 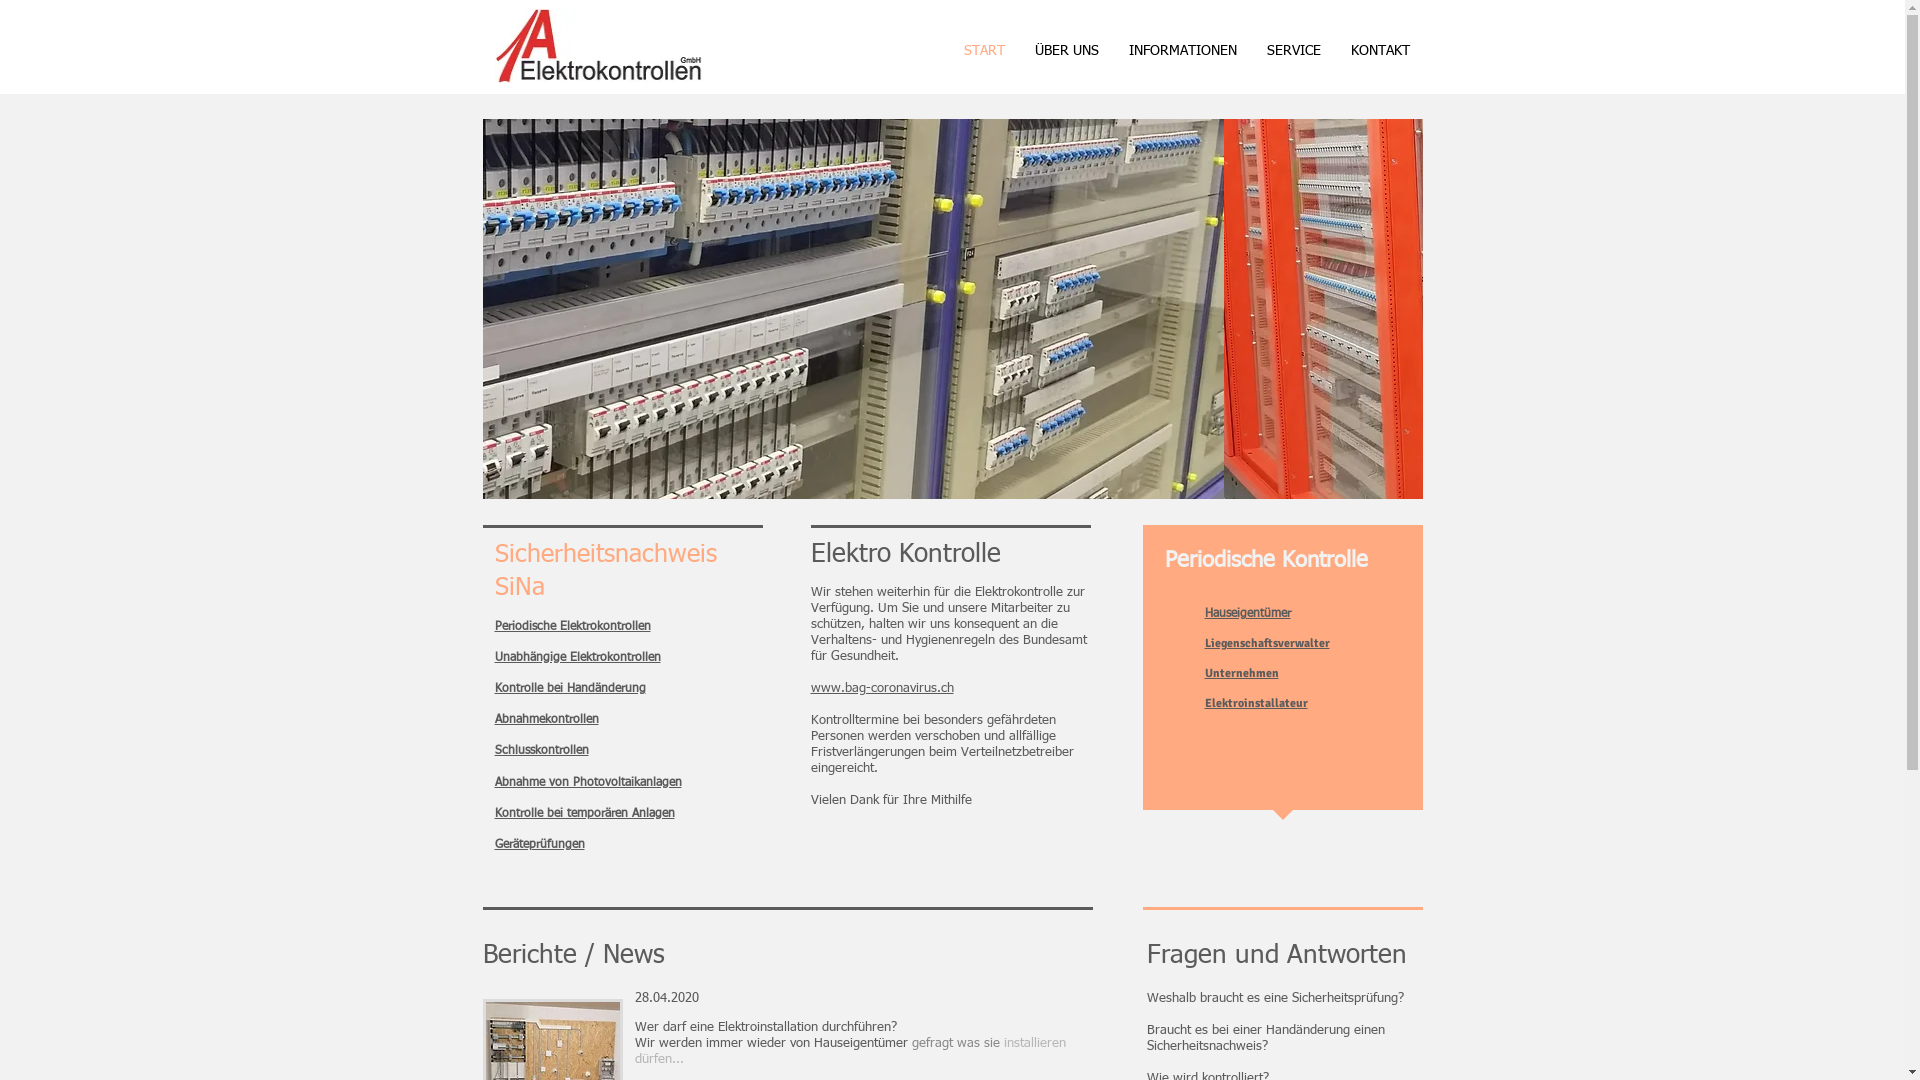 What do you see at coordinates (1265, 643) in the screenshot?
I see `'Liegenschaftsverwalter'` at bounding box center [1265, 643].